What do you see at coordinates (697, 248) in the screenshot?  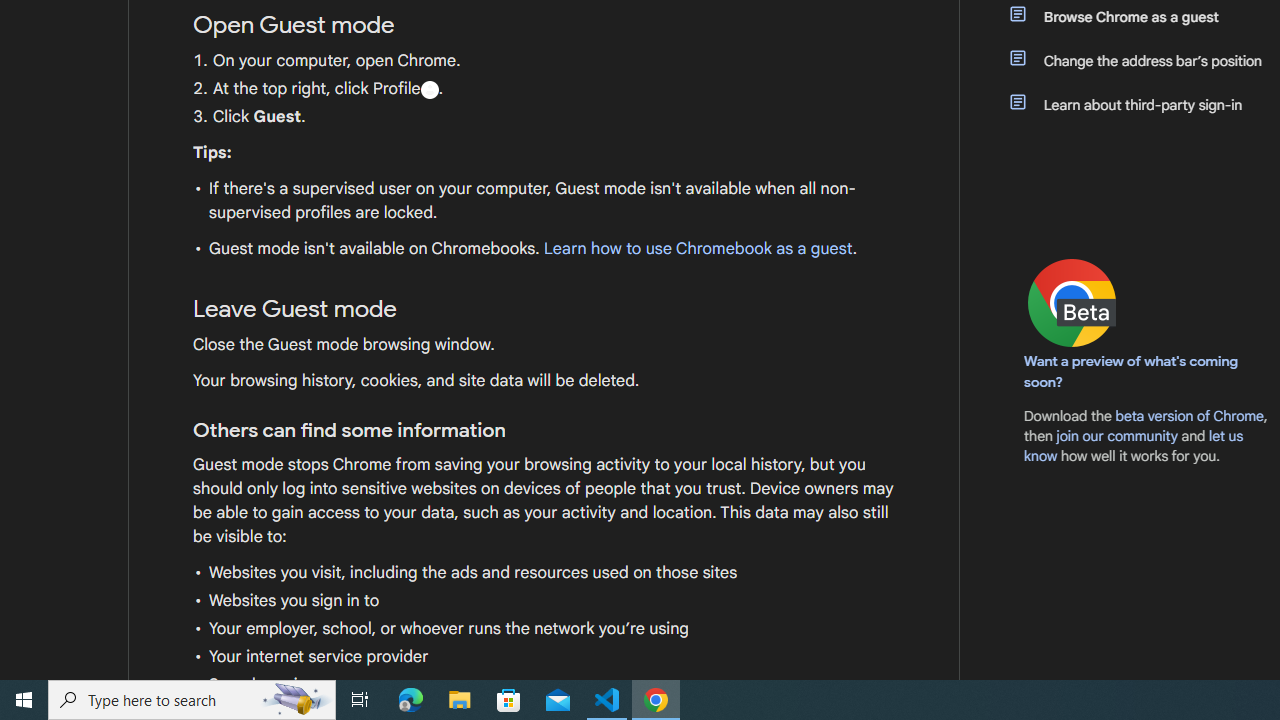 I see `'Learn how to use Chromebook as a guest'` at bounding box center [697, 248].